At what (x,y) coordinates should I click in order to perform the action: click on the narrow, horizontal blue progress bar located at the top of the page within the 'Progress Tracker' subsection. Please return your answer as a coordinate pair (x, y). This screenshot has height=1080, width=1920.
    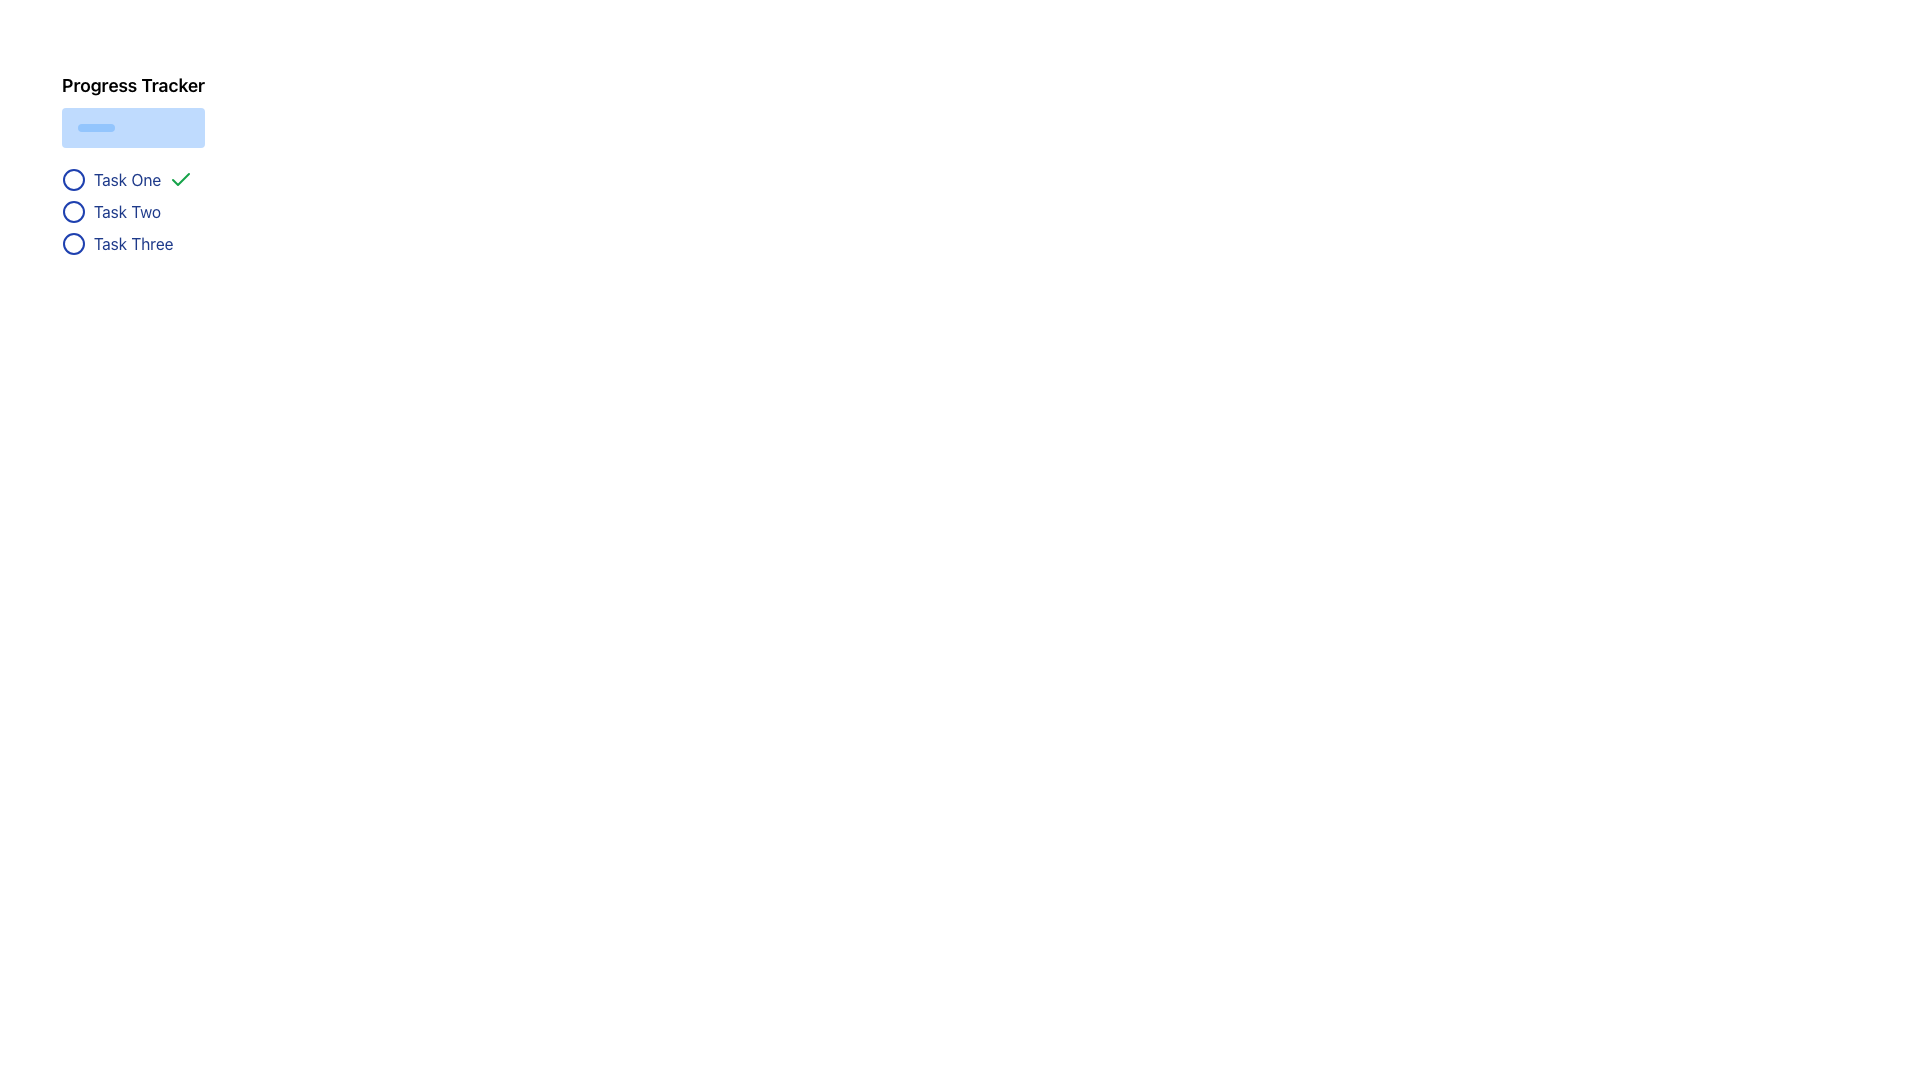
    Looking at the image, I should click on (95, 127).